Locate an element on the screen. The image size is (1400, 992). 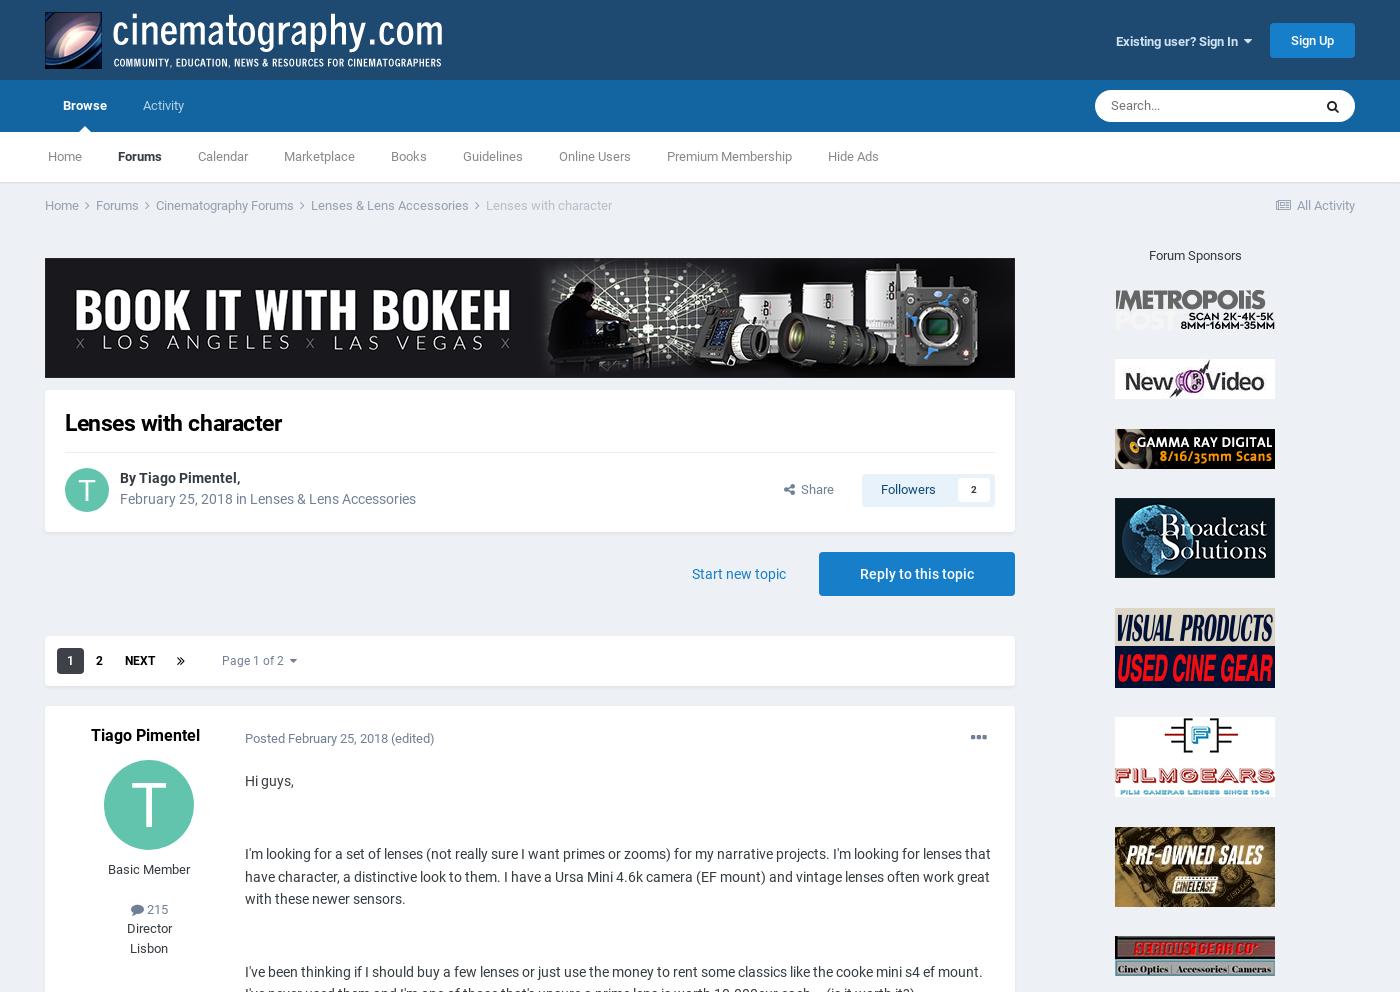
'Lisbon' is located at coordinates (148, 946).